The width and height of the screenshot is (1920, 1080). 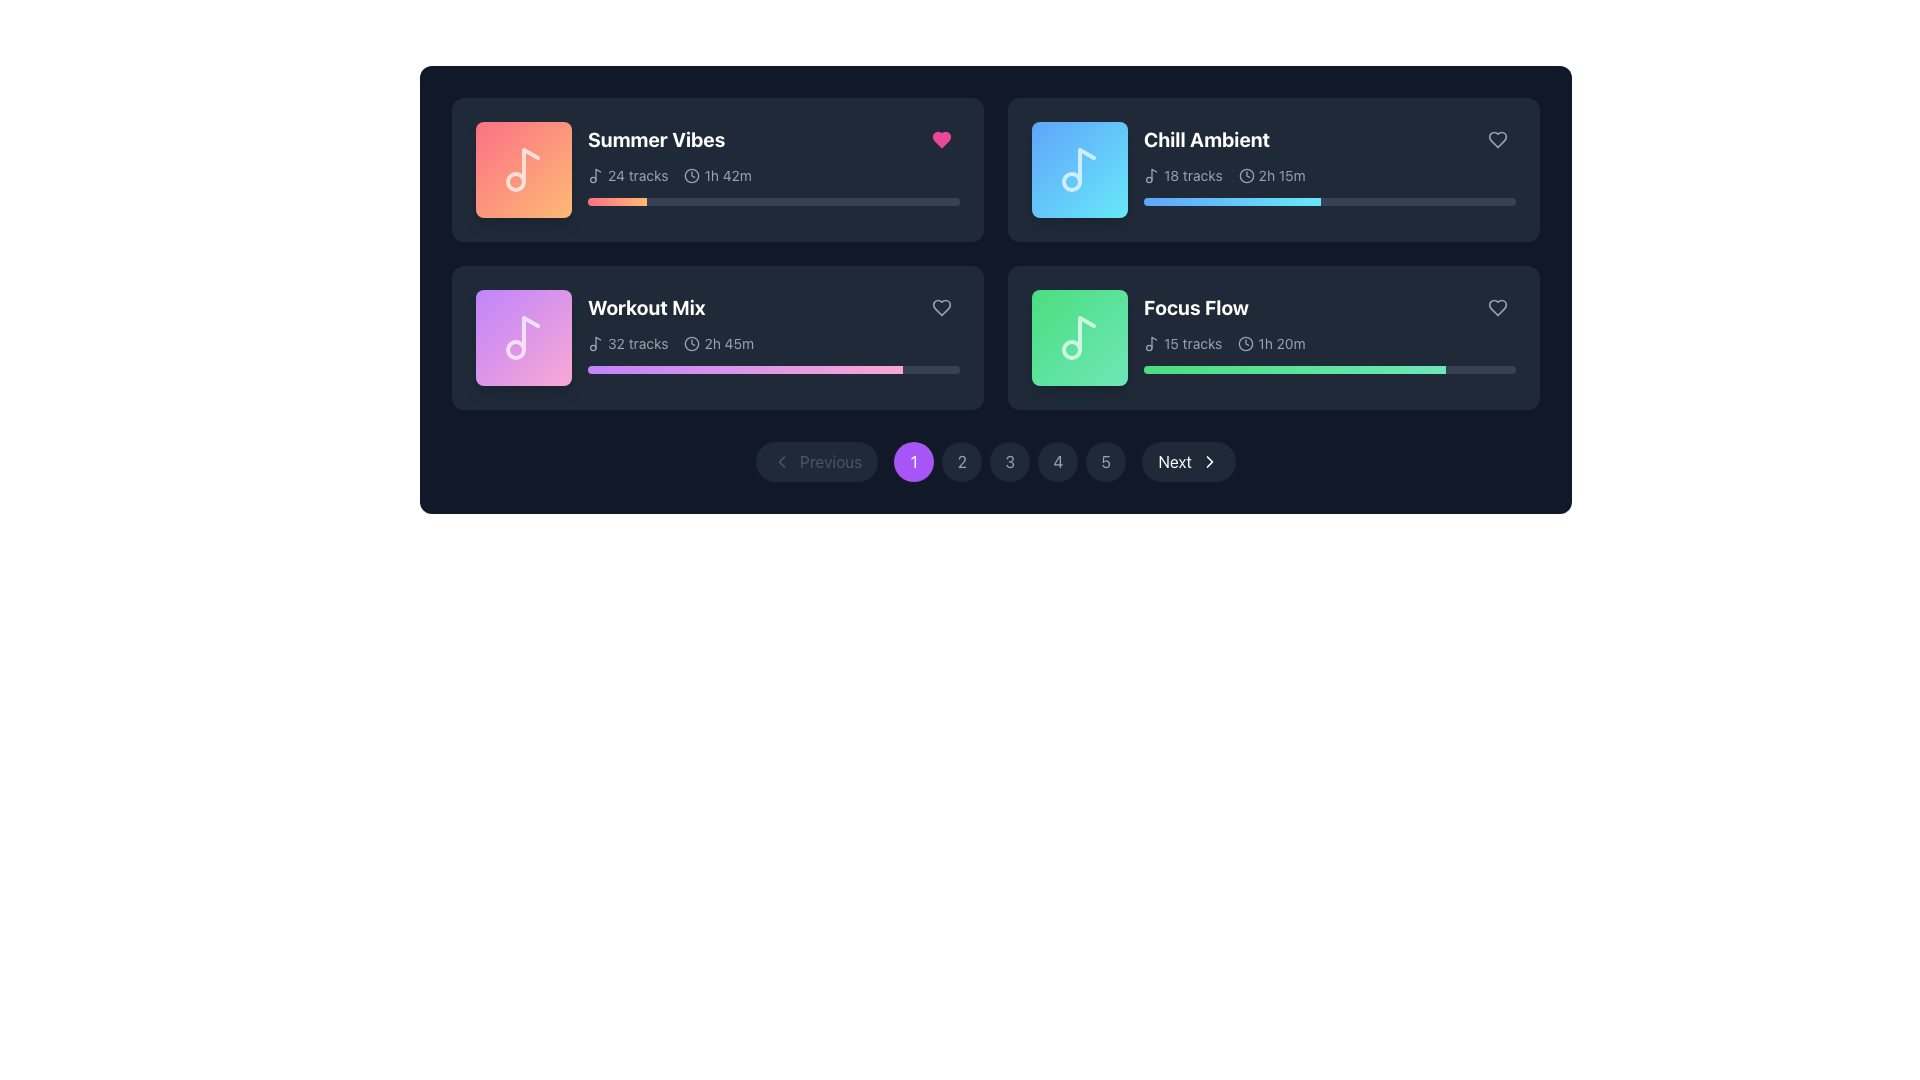 What do you see at coordinates (1152, 175) in the screenshot?
I see `the small music note icon located to the left of the '18 tracks' text label within the 'Chill Ambient' card, which is designed in a minimalist style with a dark color to match the interface` at bounding box center [1152, 175].